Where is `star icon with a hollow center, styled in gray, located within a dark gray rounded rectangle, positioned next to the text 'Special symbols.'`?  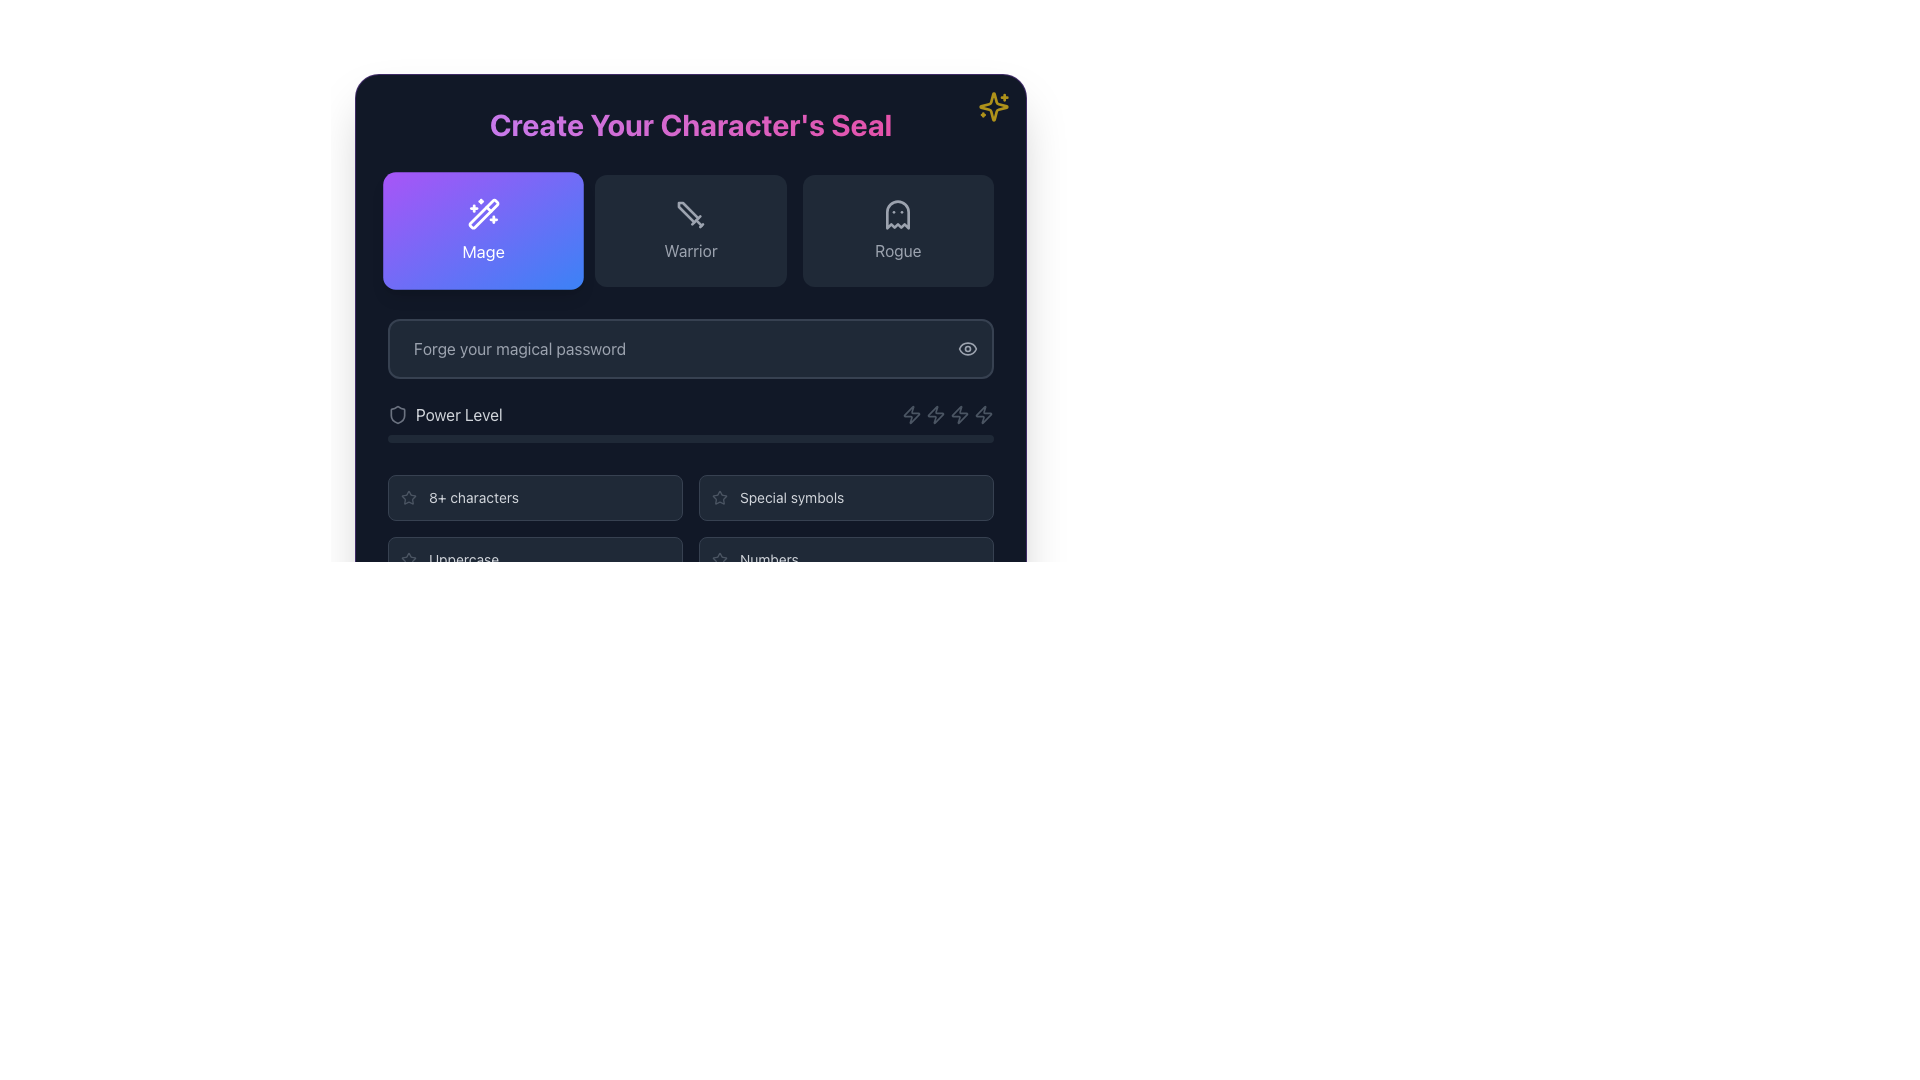
star icon with a hollow center, styled in gray, located within a dark gray rounded rectangle, positioned next to the text 'Special symbols.' is located at coordinates (720, 496).